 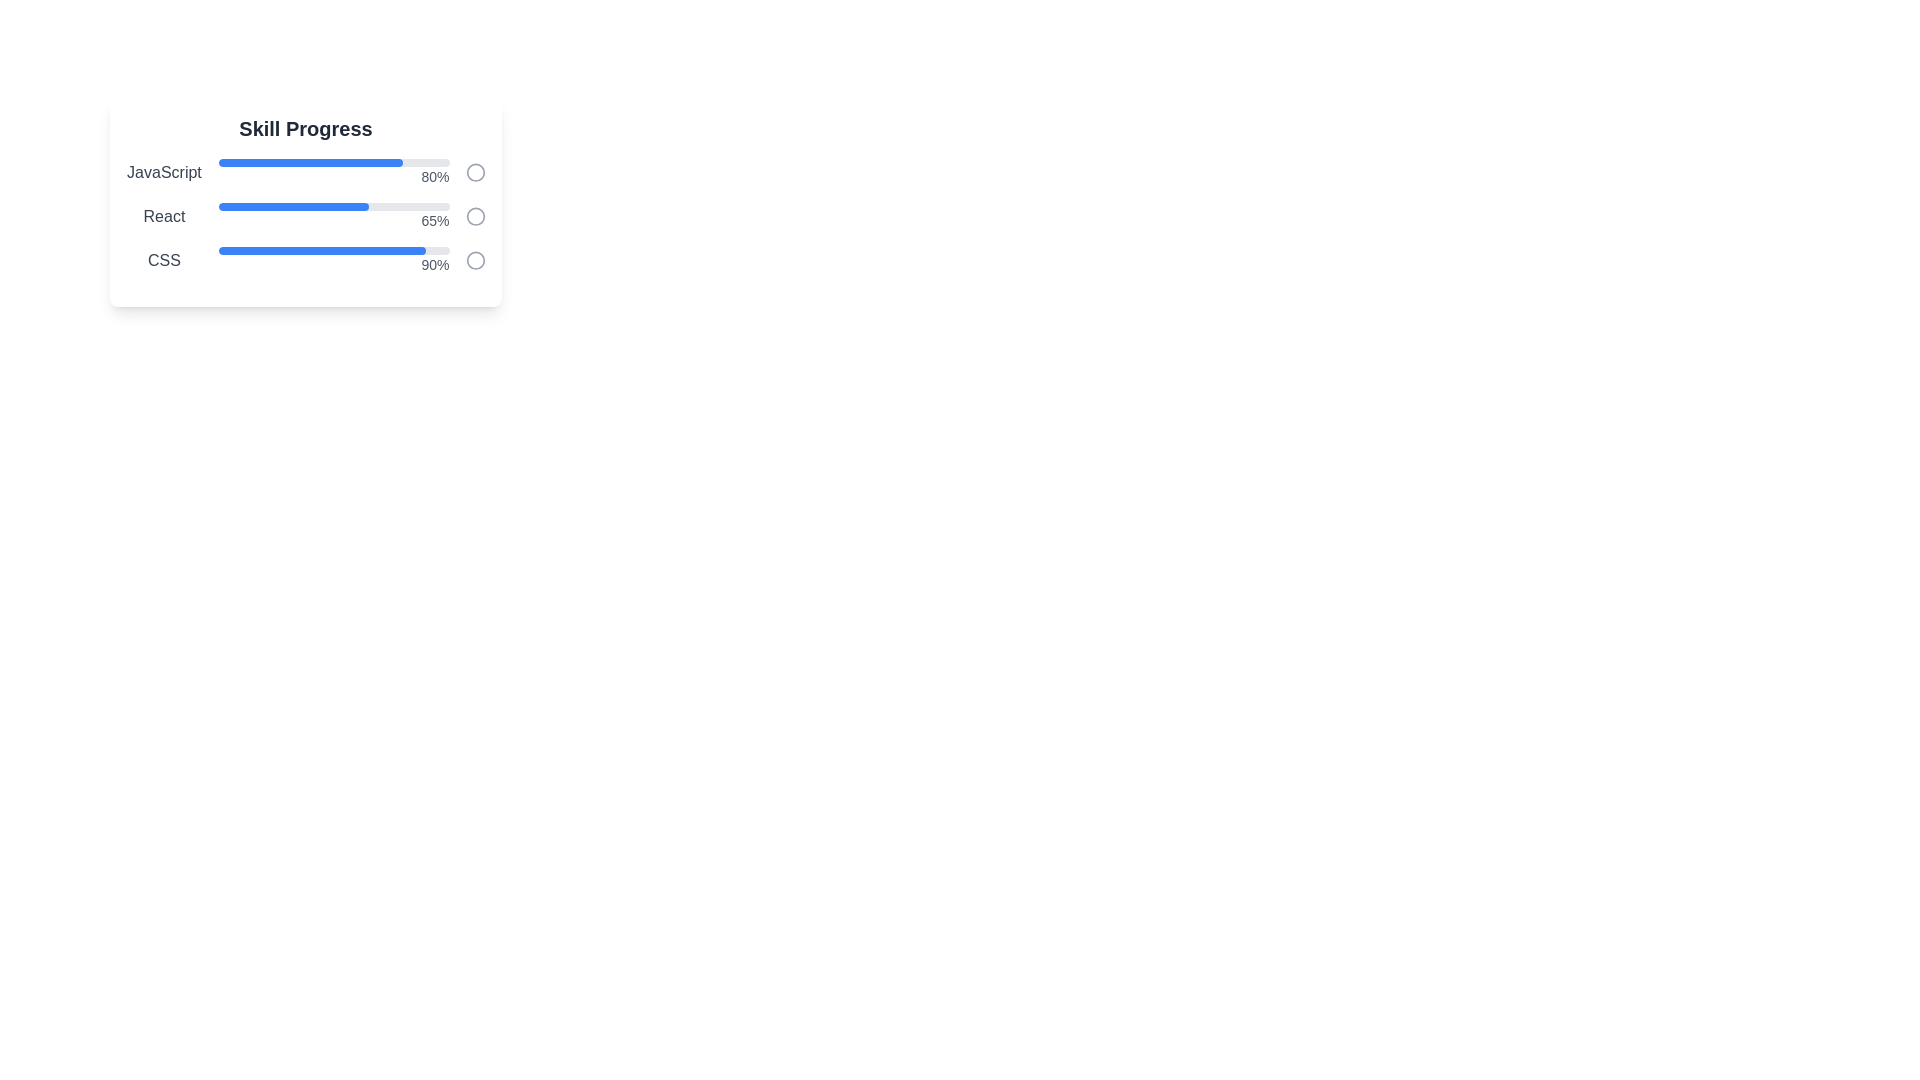 What do you see at coordinates (292, 207) in the screenshot?
I see `the progress represented by the blue progress bar indicating 65% completion for 'React' skill, located in the middle section of the skill items list` at bounding box center [292, 207].